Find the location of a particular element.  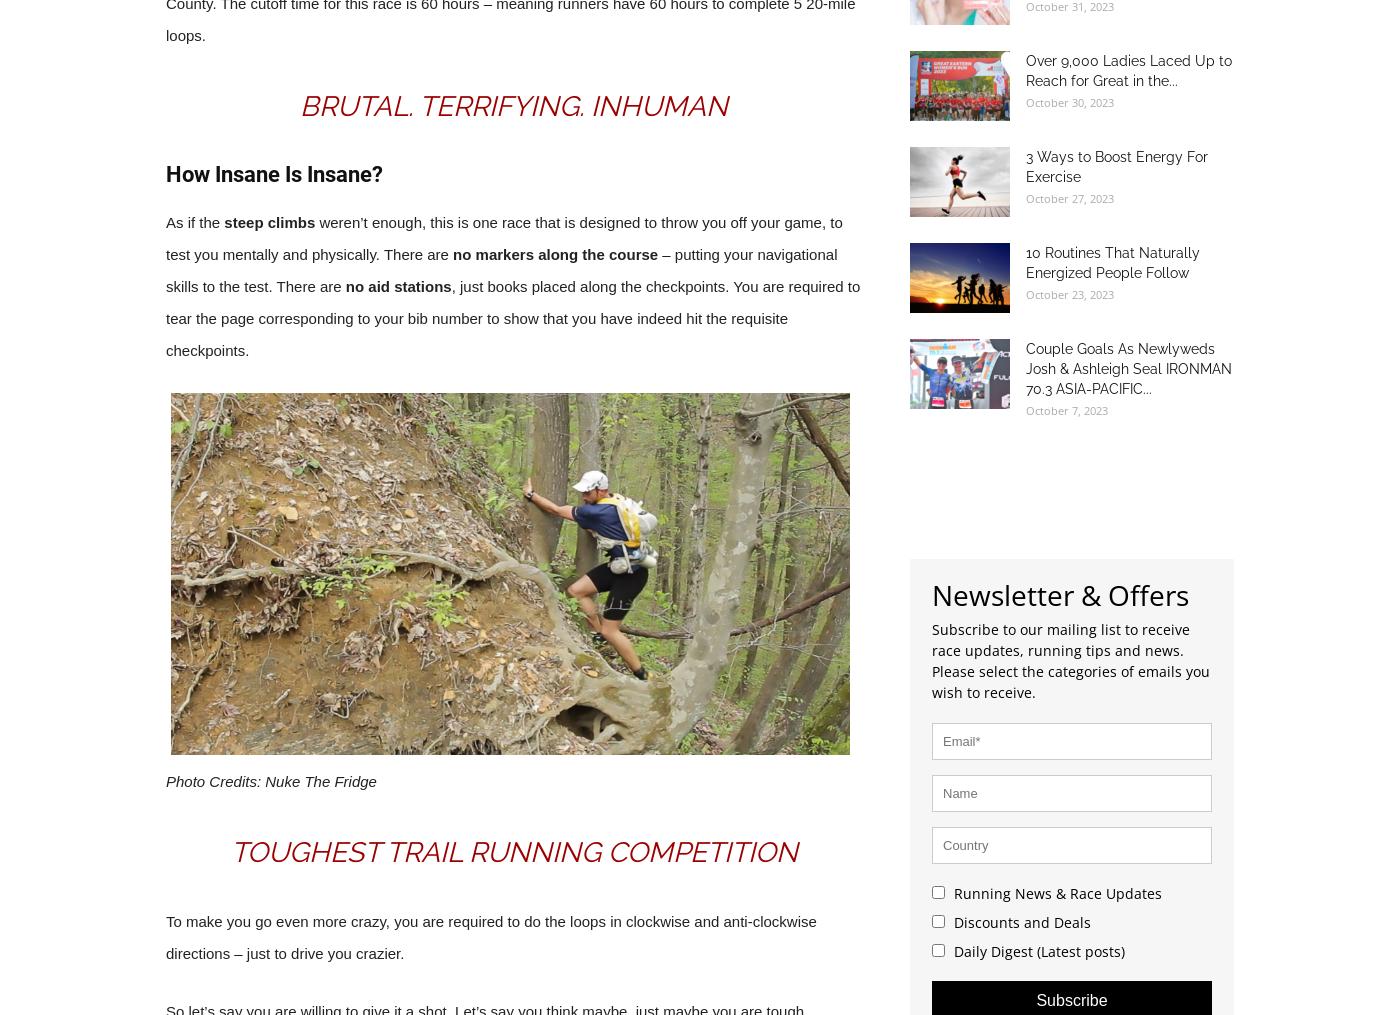

'– putting your navigational skills to the test. There are' is located at coordinates (166, 269).